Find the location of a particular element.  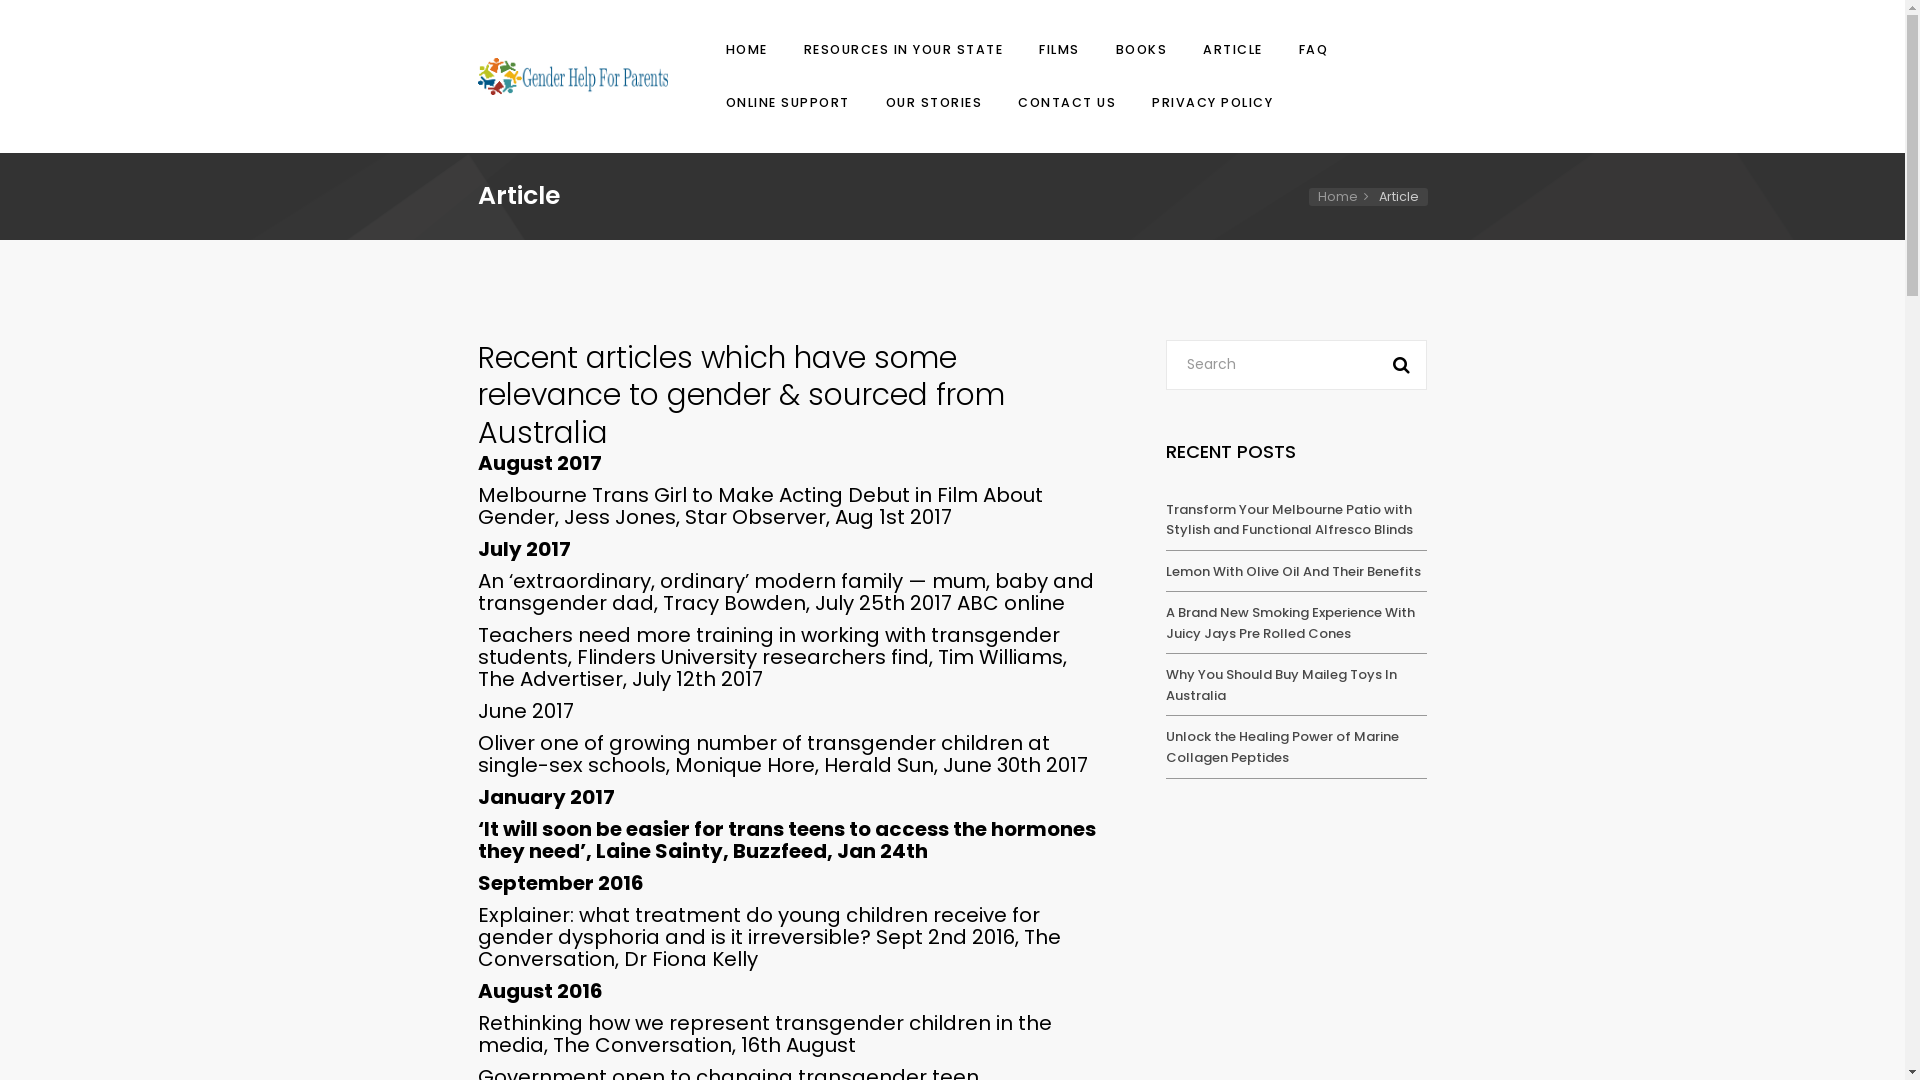

'Why You Should Buy Maileg Toys In Australia' is located at coordinates (1166, 684).